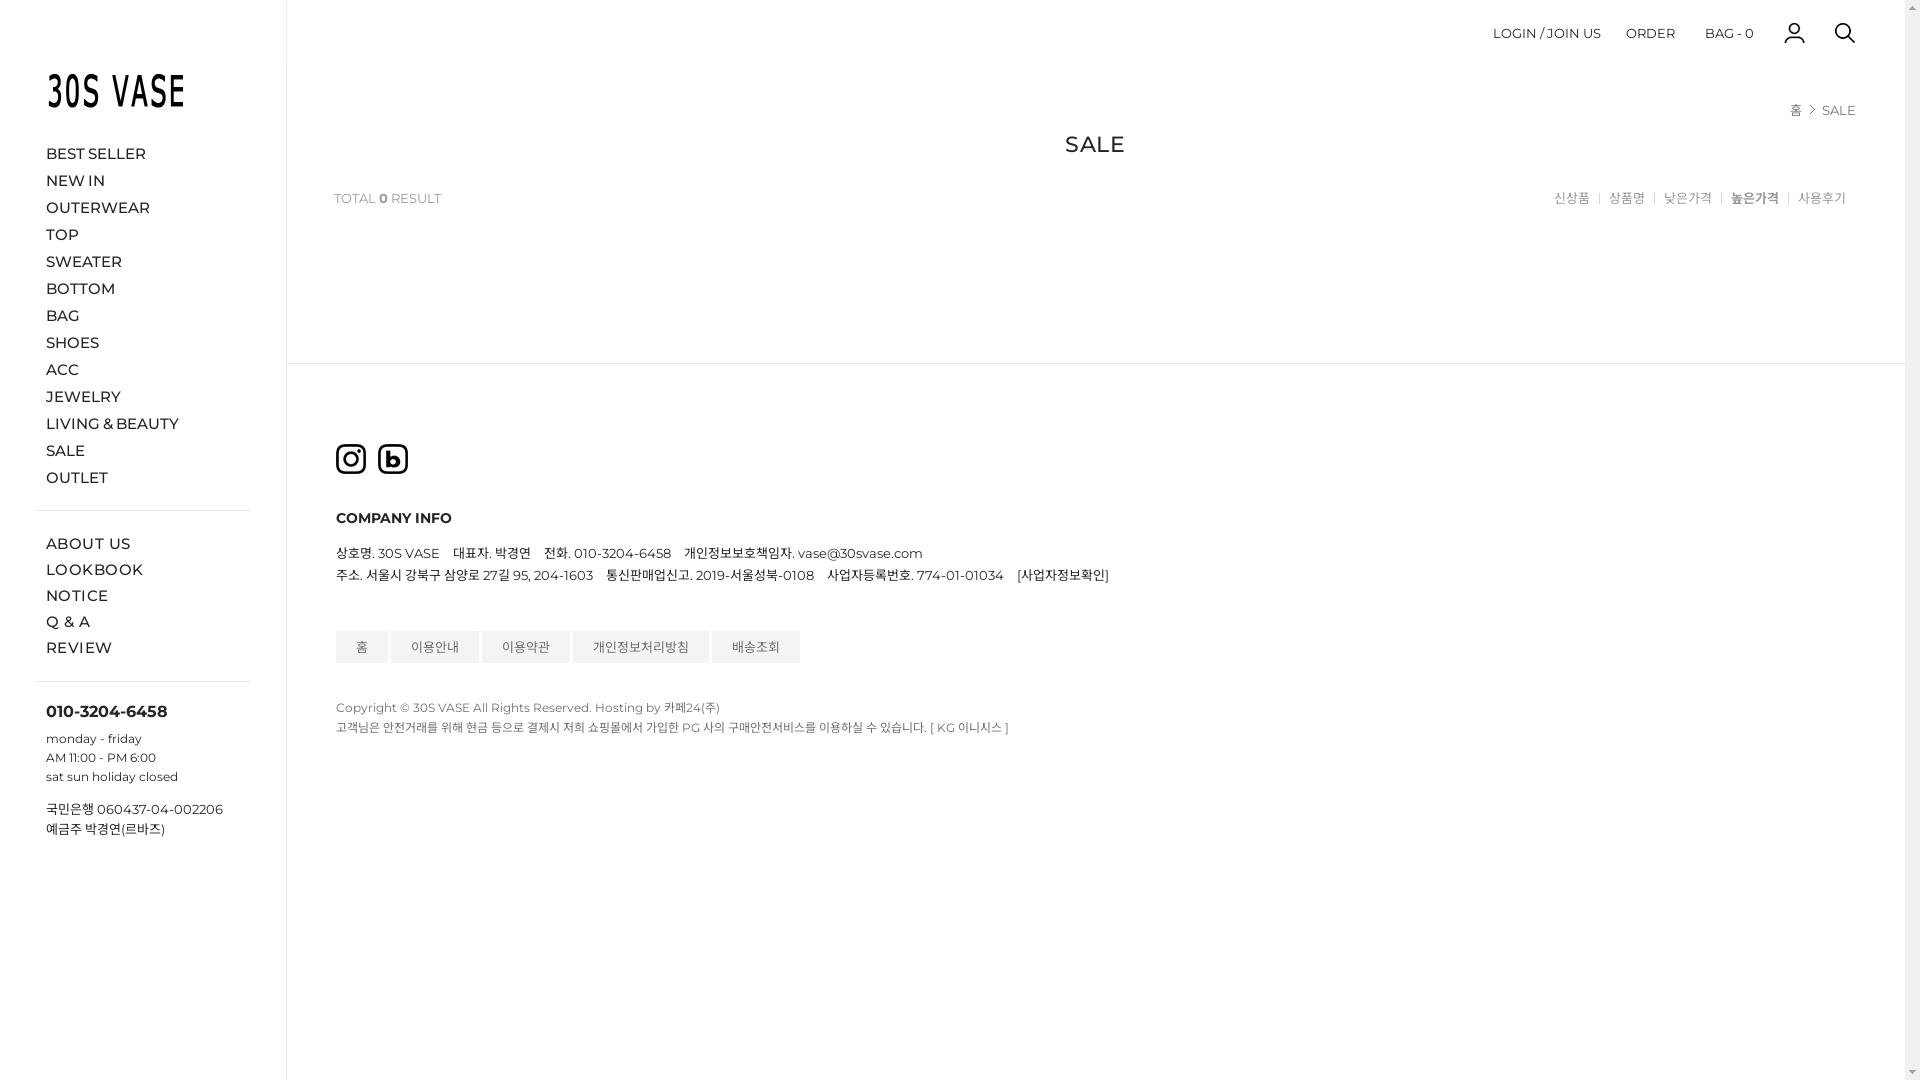 The height and width of the screenshot is (1080, 1920). What do you see at coordinates (94, 569) in the screenshot?
I see `'LOOKBOOK'` at bounding box center [94, 569].